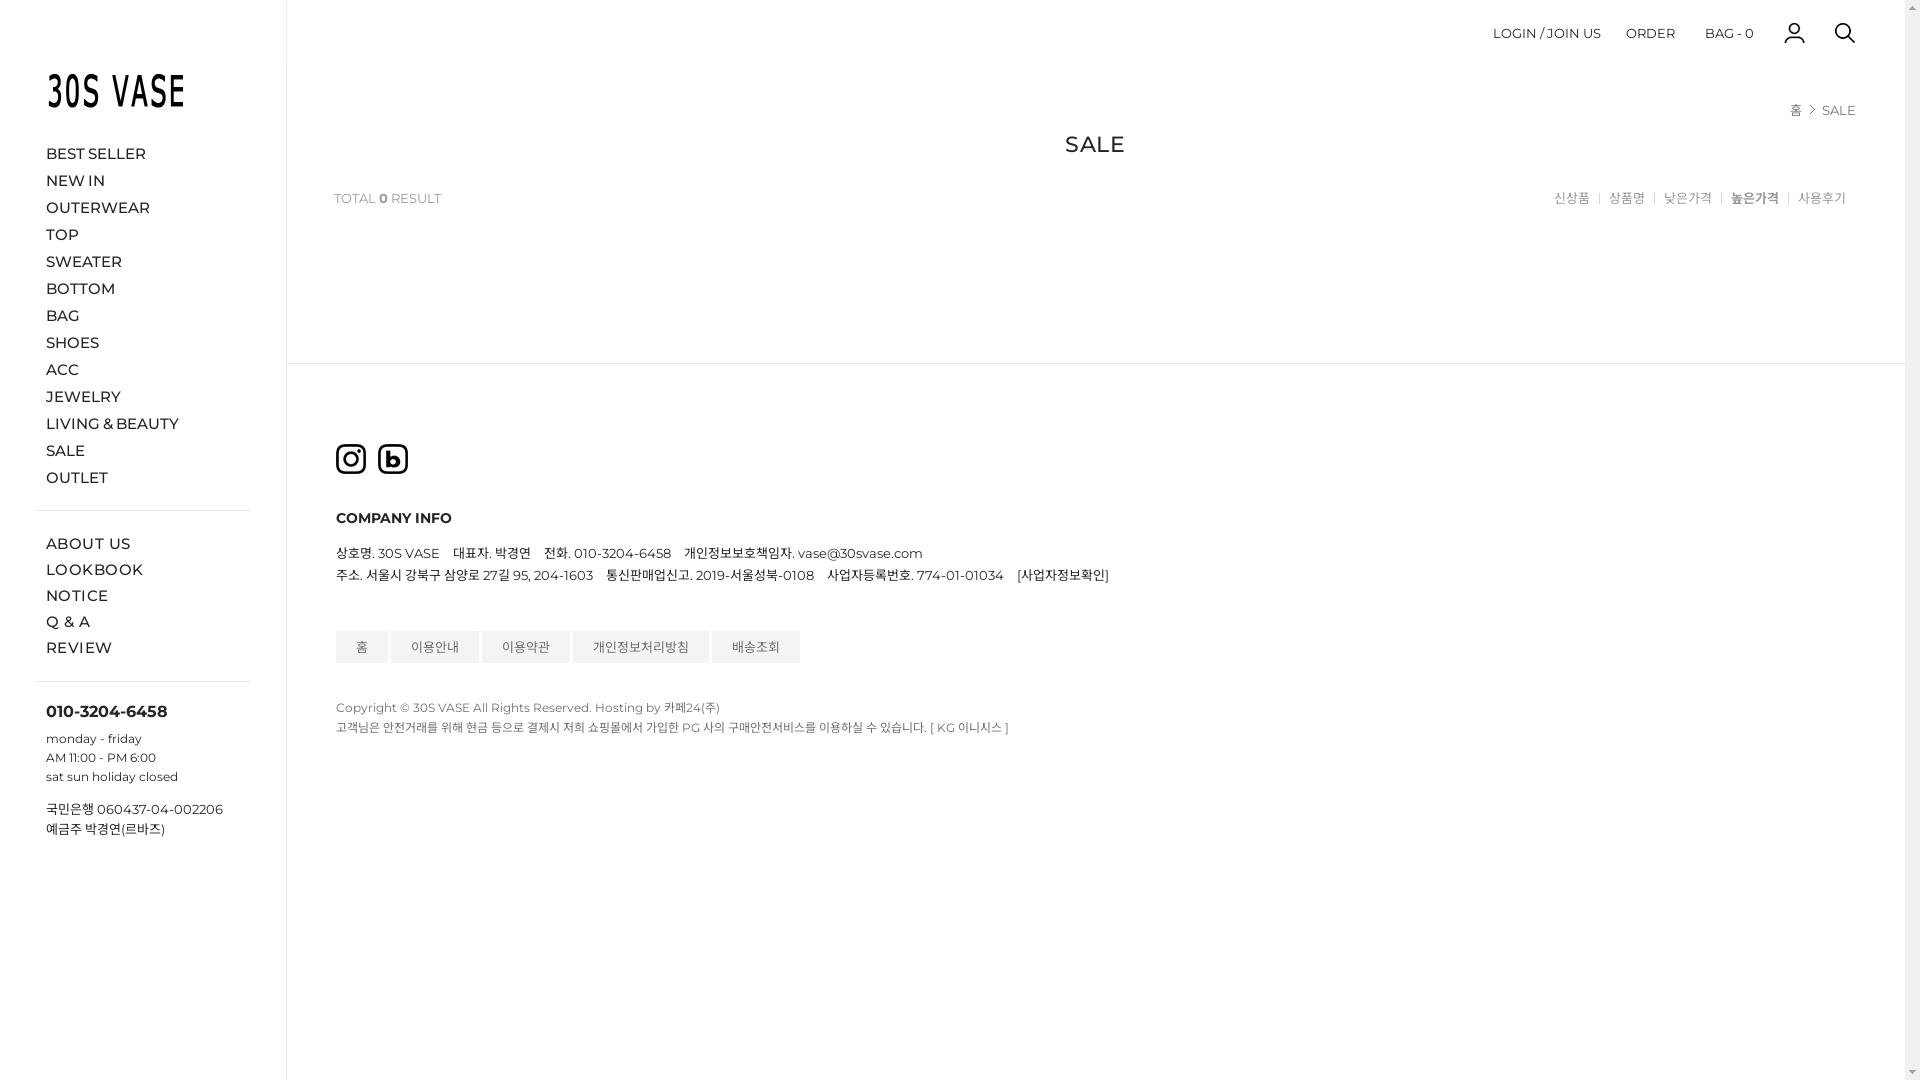 The height and width of the screenshot is (1080, 1920). What do you see at coordinates (94, 569) in the screenshot?
I see `'LOOKBOOK'` at bounding box center [94, 569].